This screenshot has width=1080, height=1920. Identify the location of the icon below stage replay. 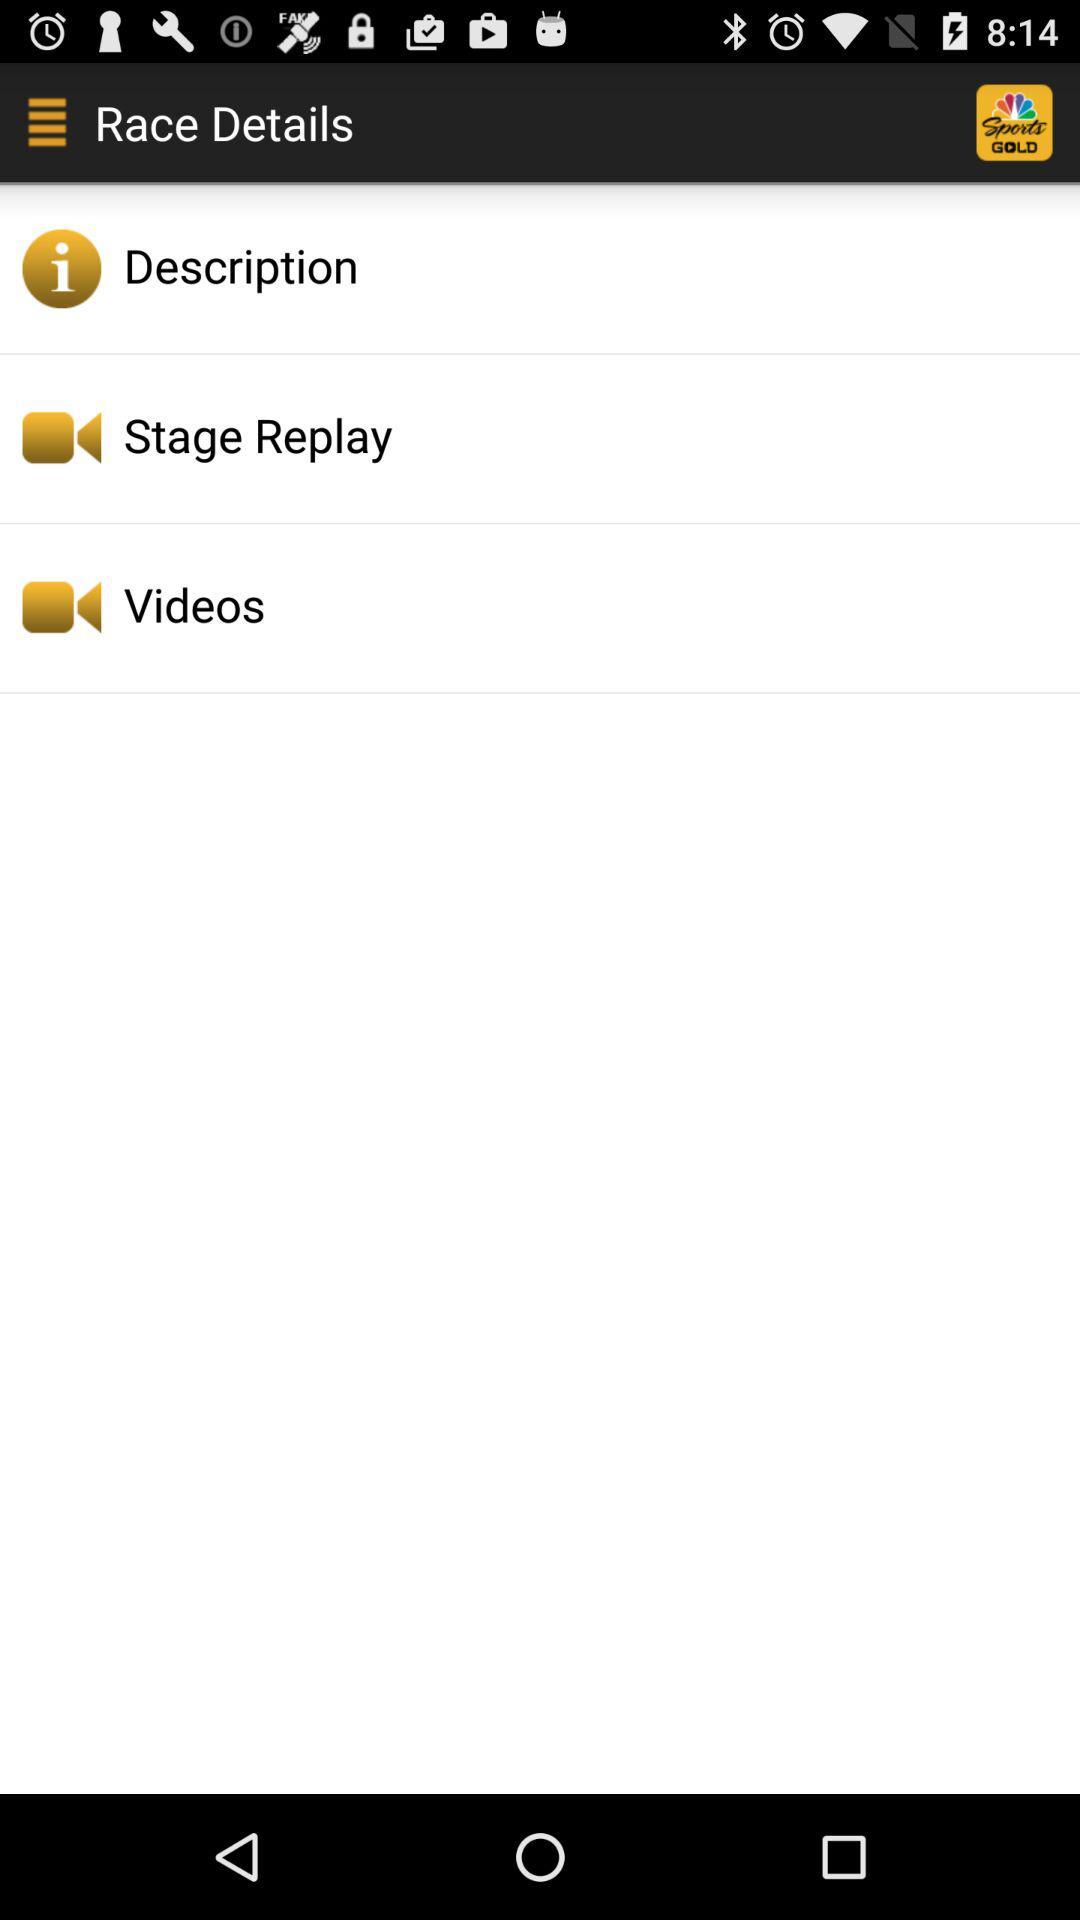
(595, 603).